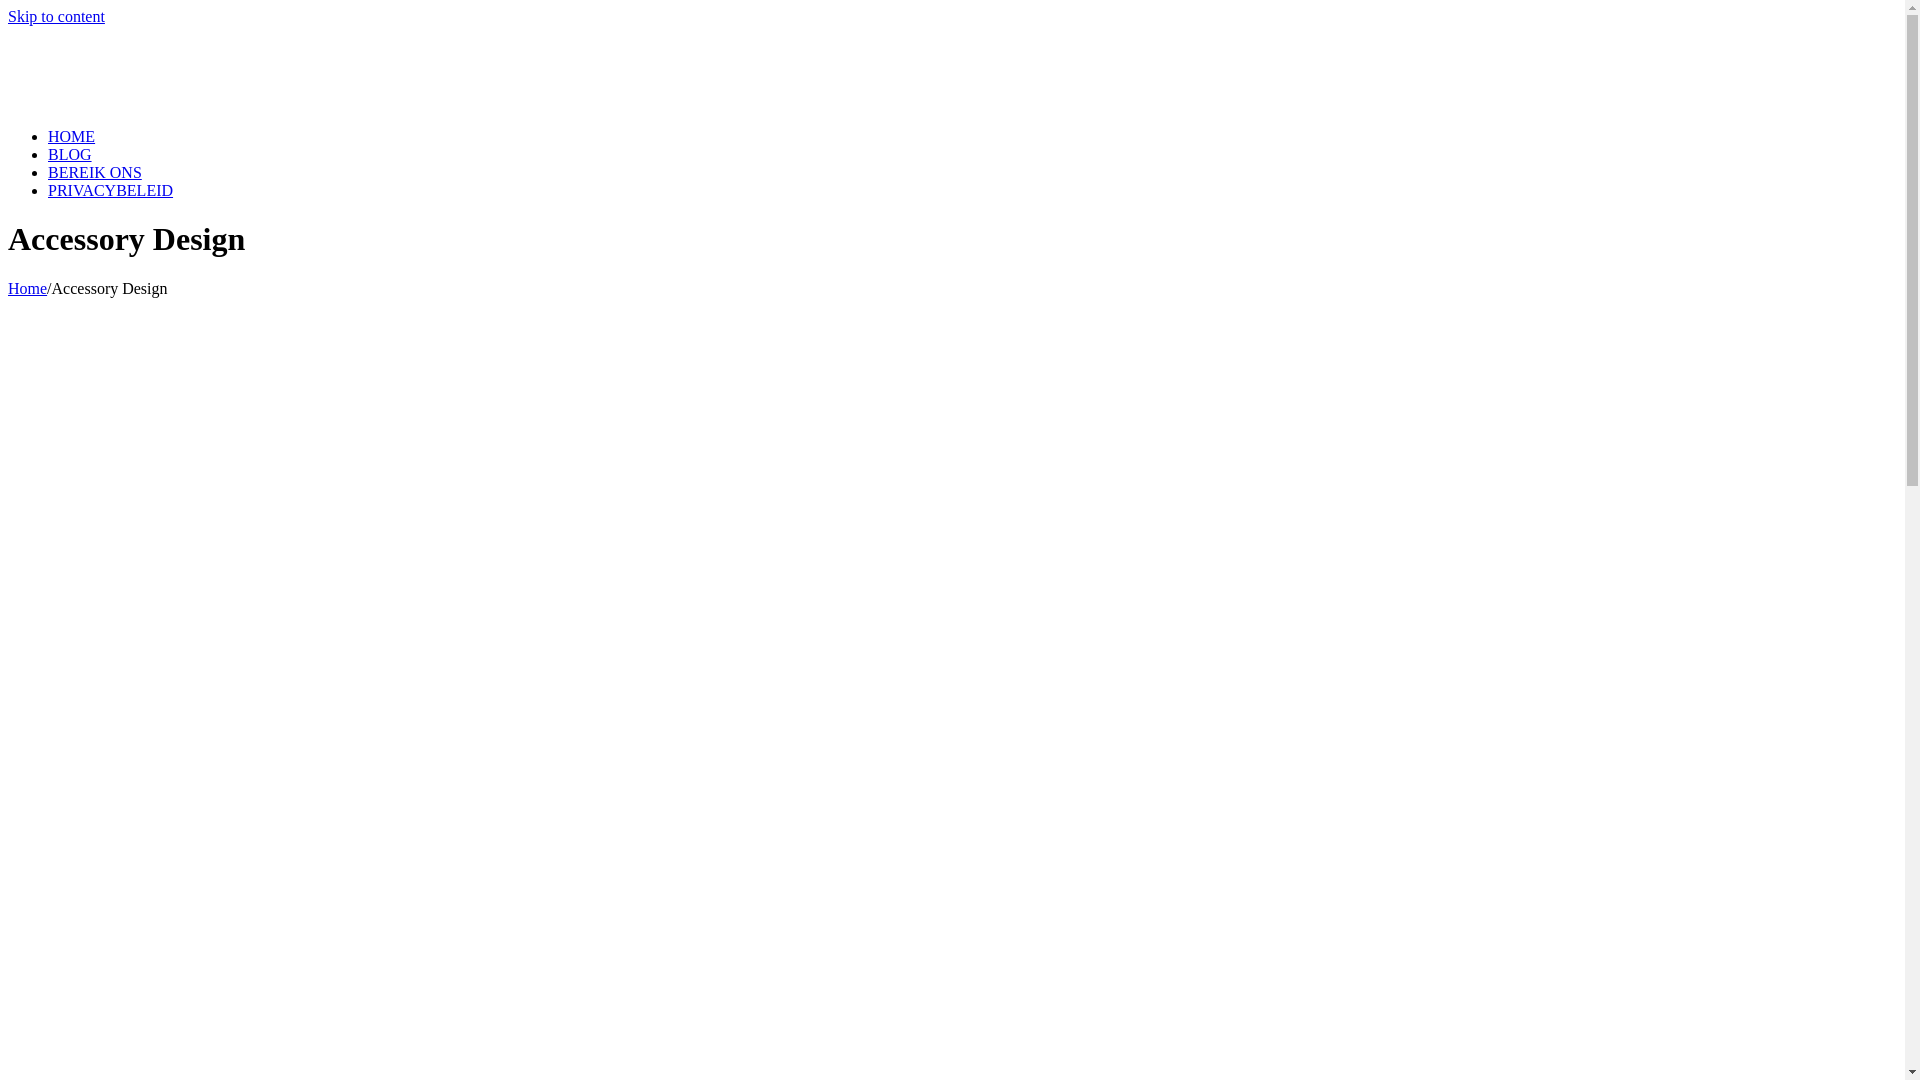 This screenshot has width=1920, height=1080. I want to click on 'Home', so click(27, 288).